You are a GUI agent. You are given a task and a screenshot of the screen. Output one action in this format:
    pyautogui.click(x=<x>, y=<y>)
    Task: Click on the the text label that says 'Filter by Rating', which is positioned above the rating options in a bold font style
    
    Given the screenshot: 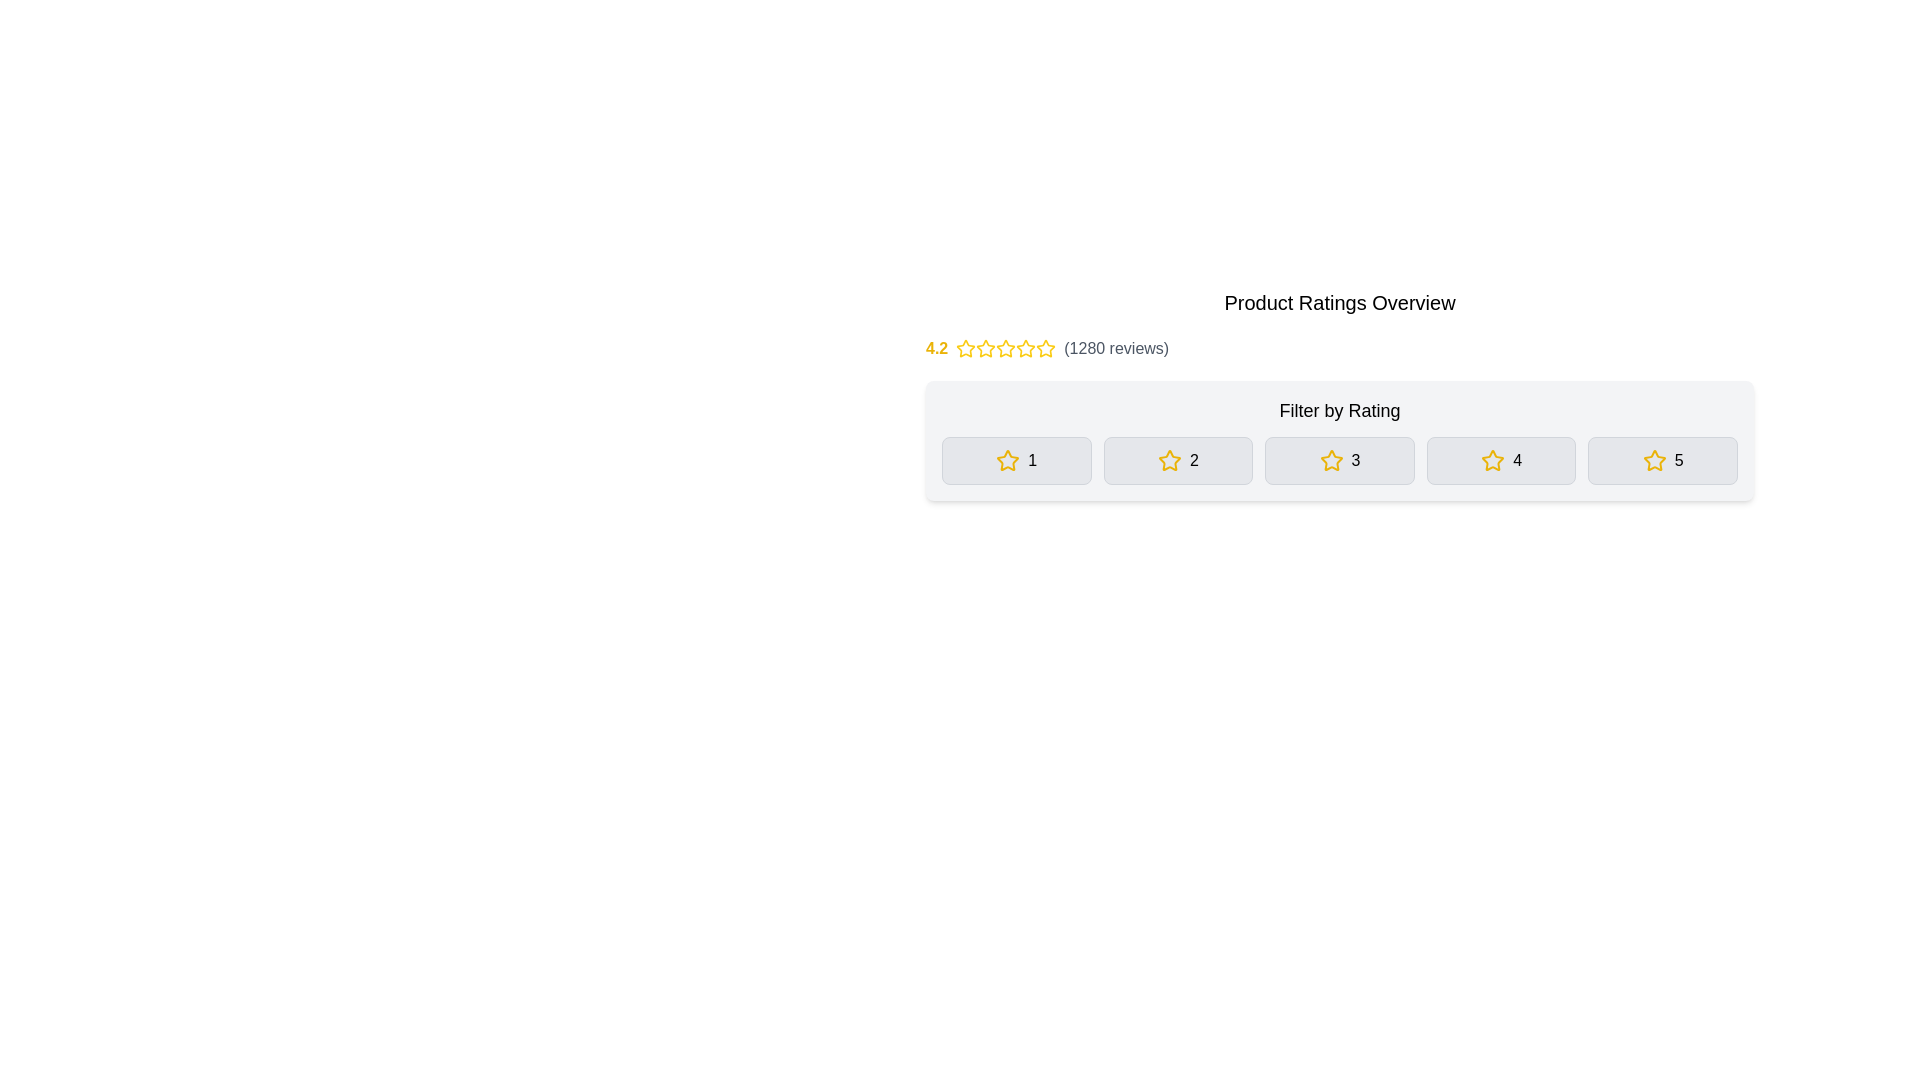 What is the action you would take?
    pyautogui.click(x=1339, y=410)
    